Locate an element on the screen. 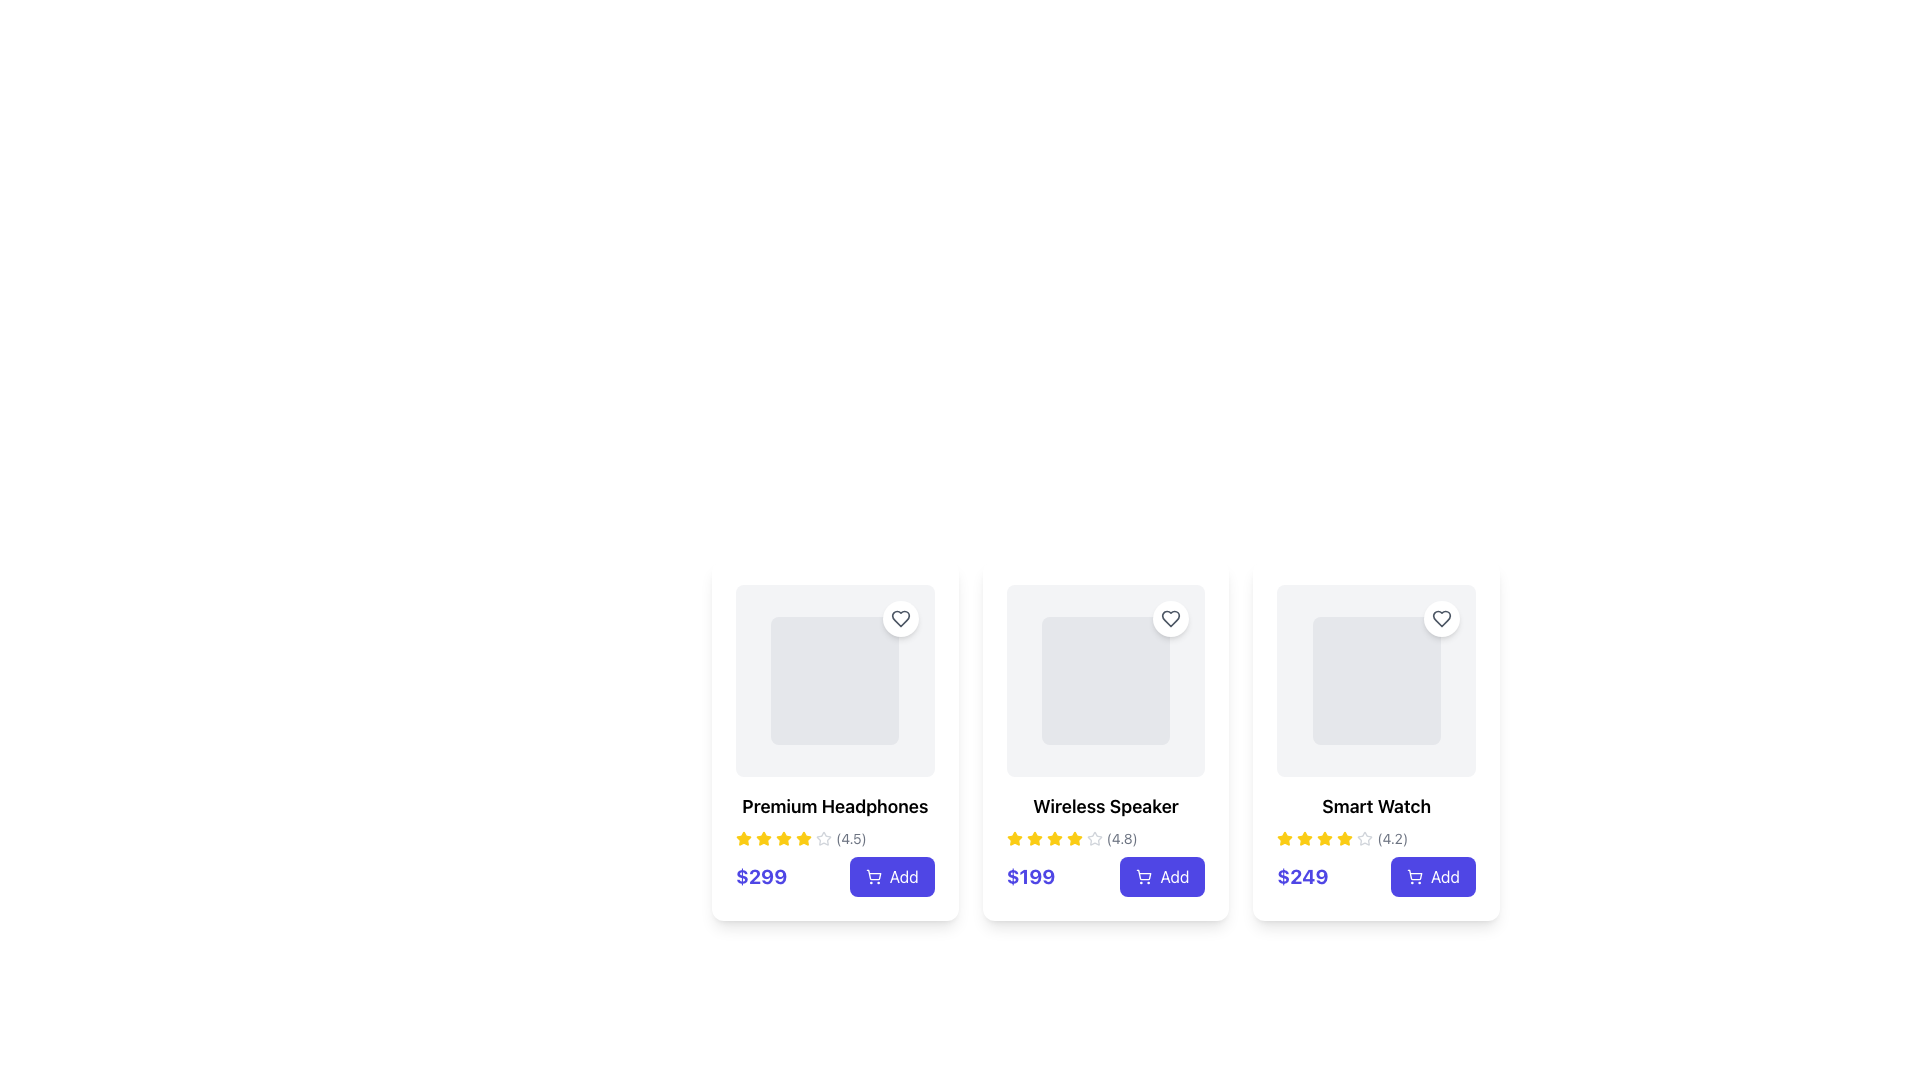  the 'Add' button text label that indicates adding the Smart Watch item to the shopping cart is located at coordinates (1445, 875).